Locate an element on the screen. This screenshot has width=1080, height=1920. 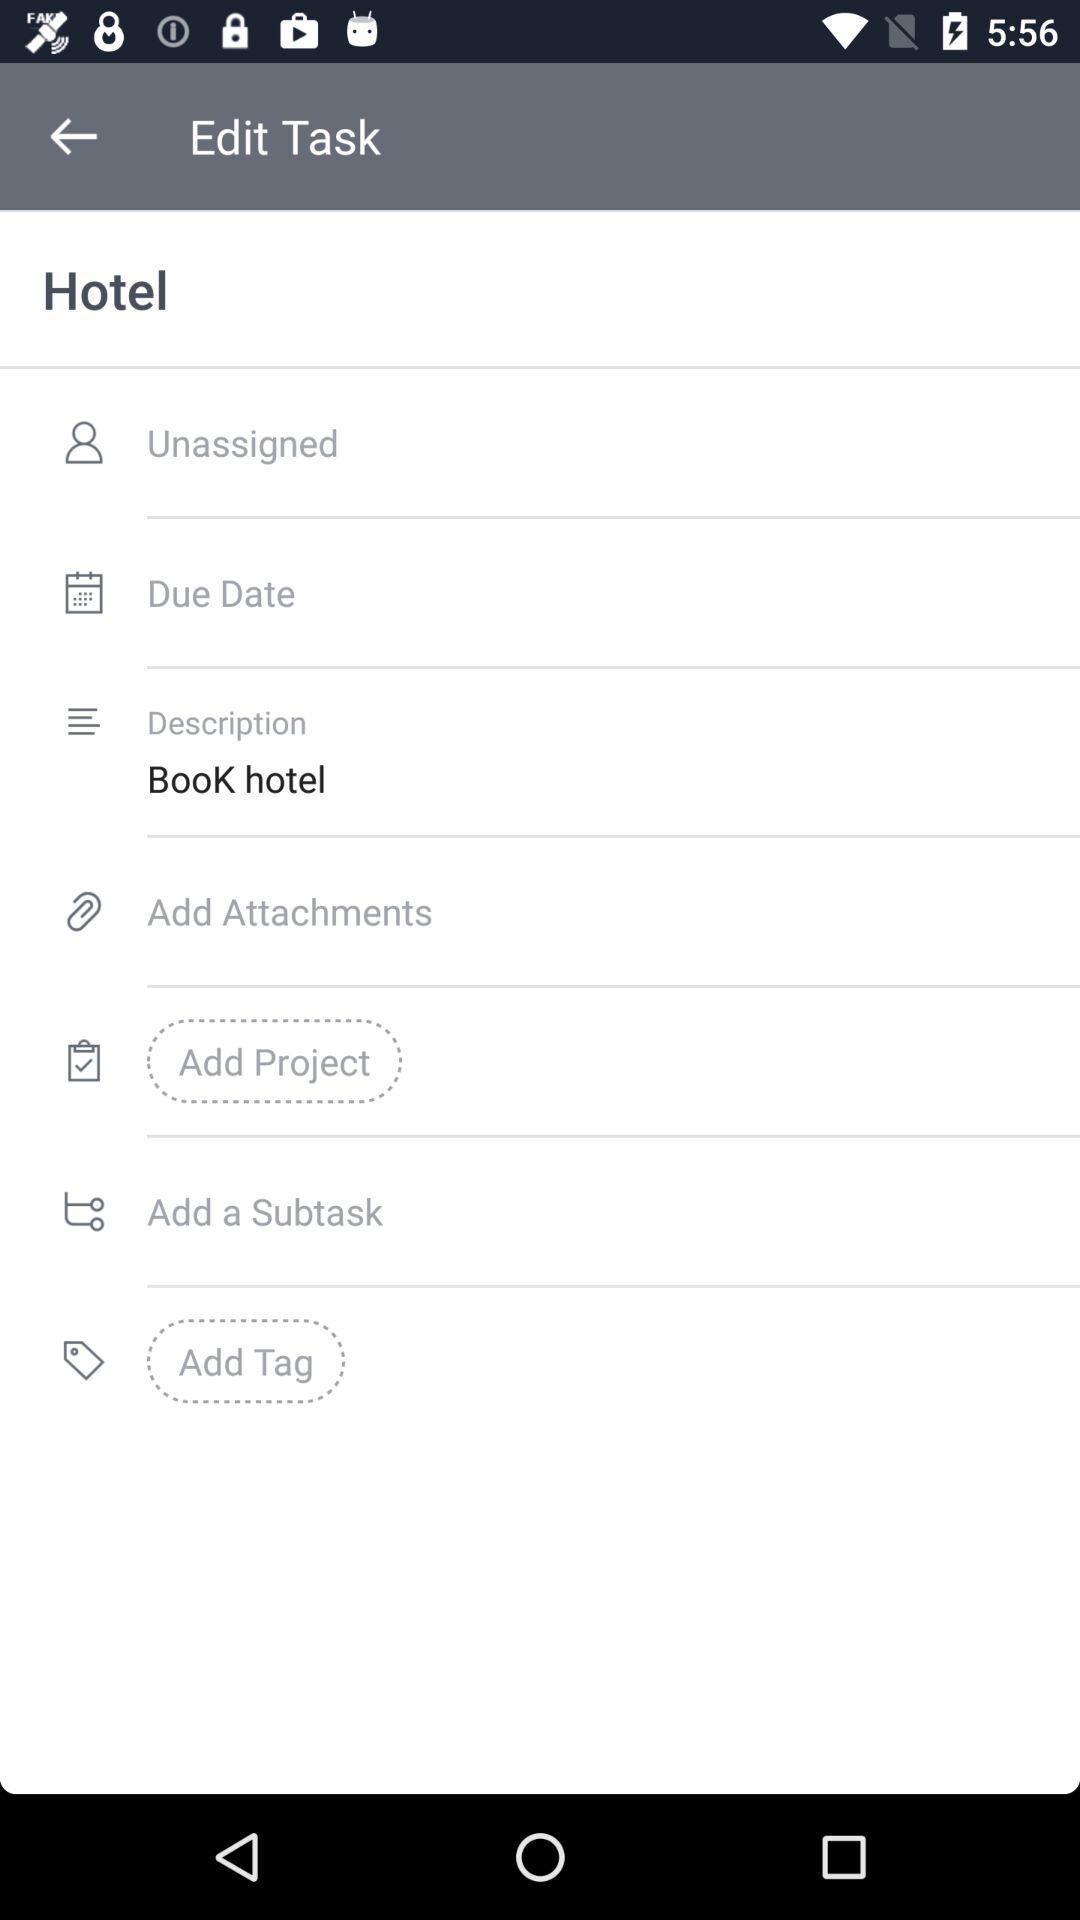
the icon above add project is located at coordinates (612, 910).